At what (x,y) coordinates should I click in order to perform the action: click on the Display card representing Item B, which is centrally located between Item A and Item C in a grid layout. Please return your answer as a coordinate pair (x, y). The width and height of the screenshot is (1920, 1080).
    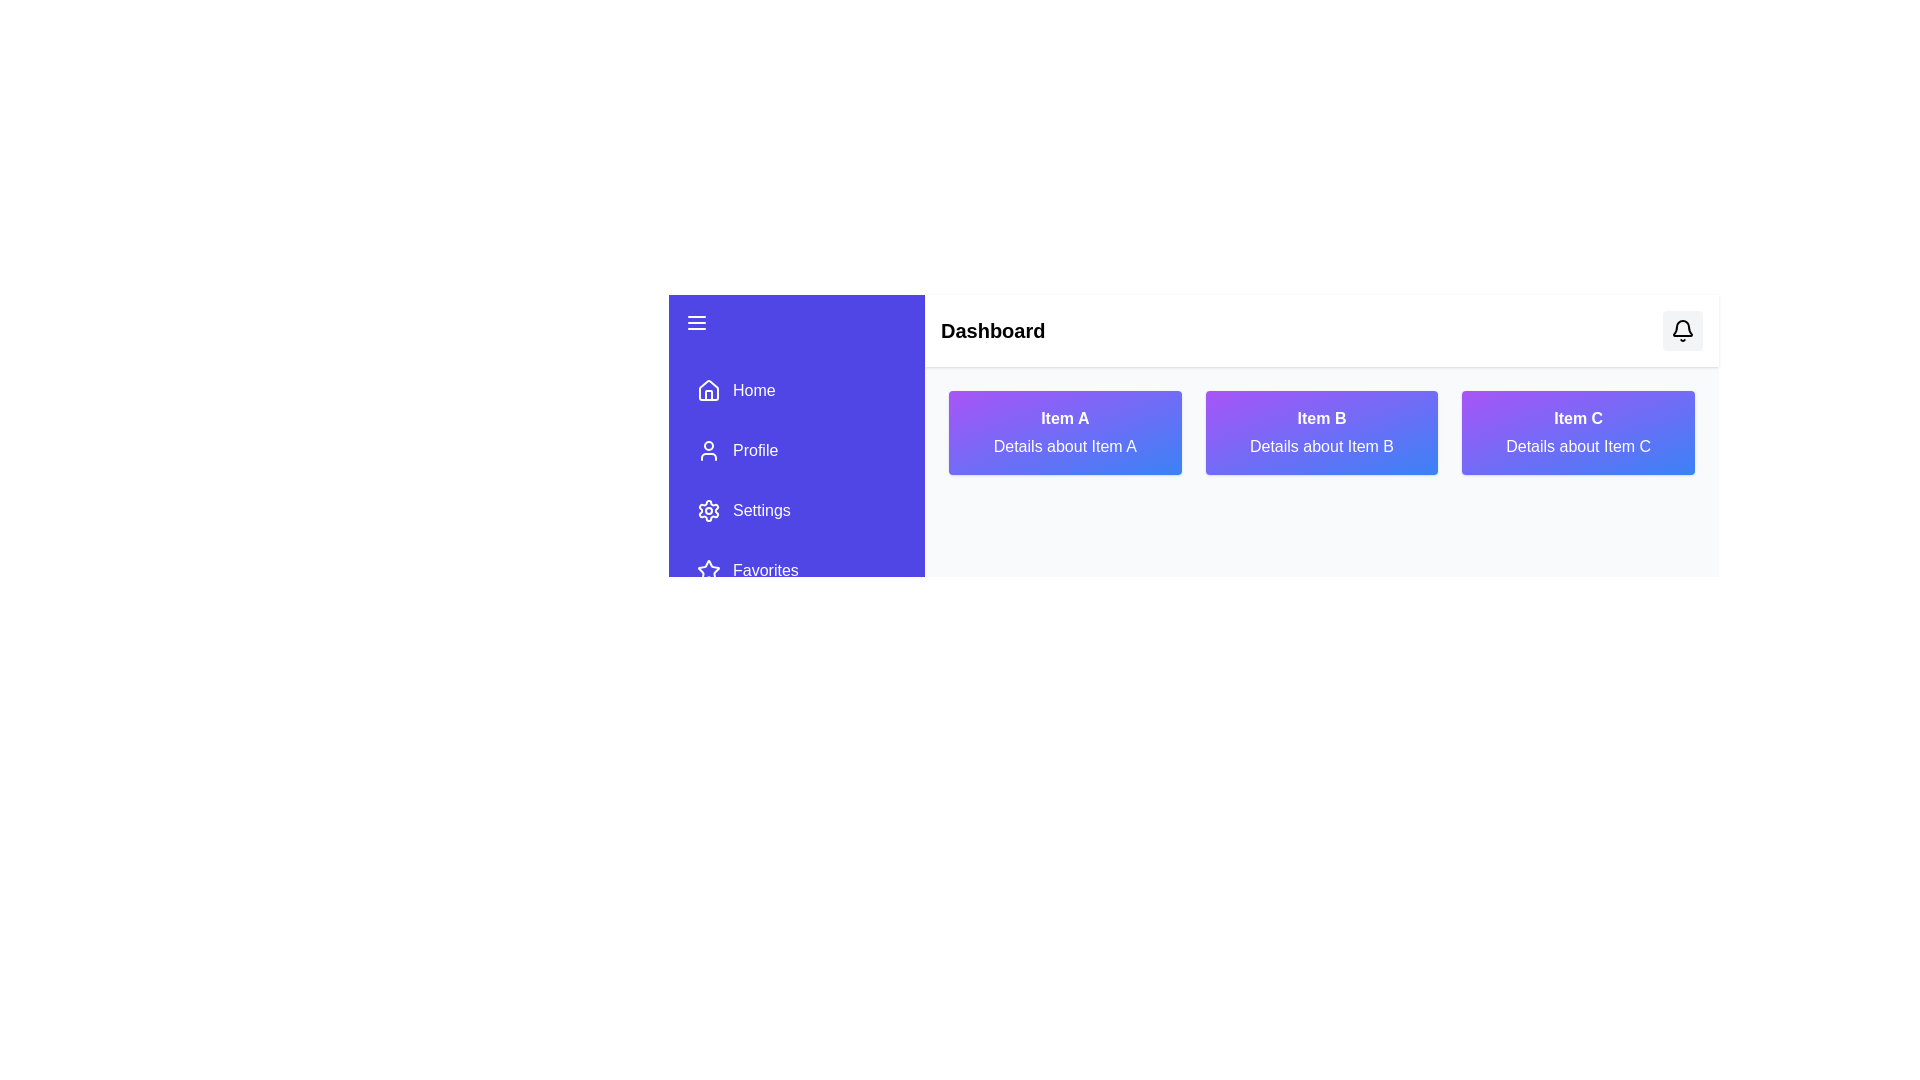
    Looking at the image, I should click on (1321, 431).